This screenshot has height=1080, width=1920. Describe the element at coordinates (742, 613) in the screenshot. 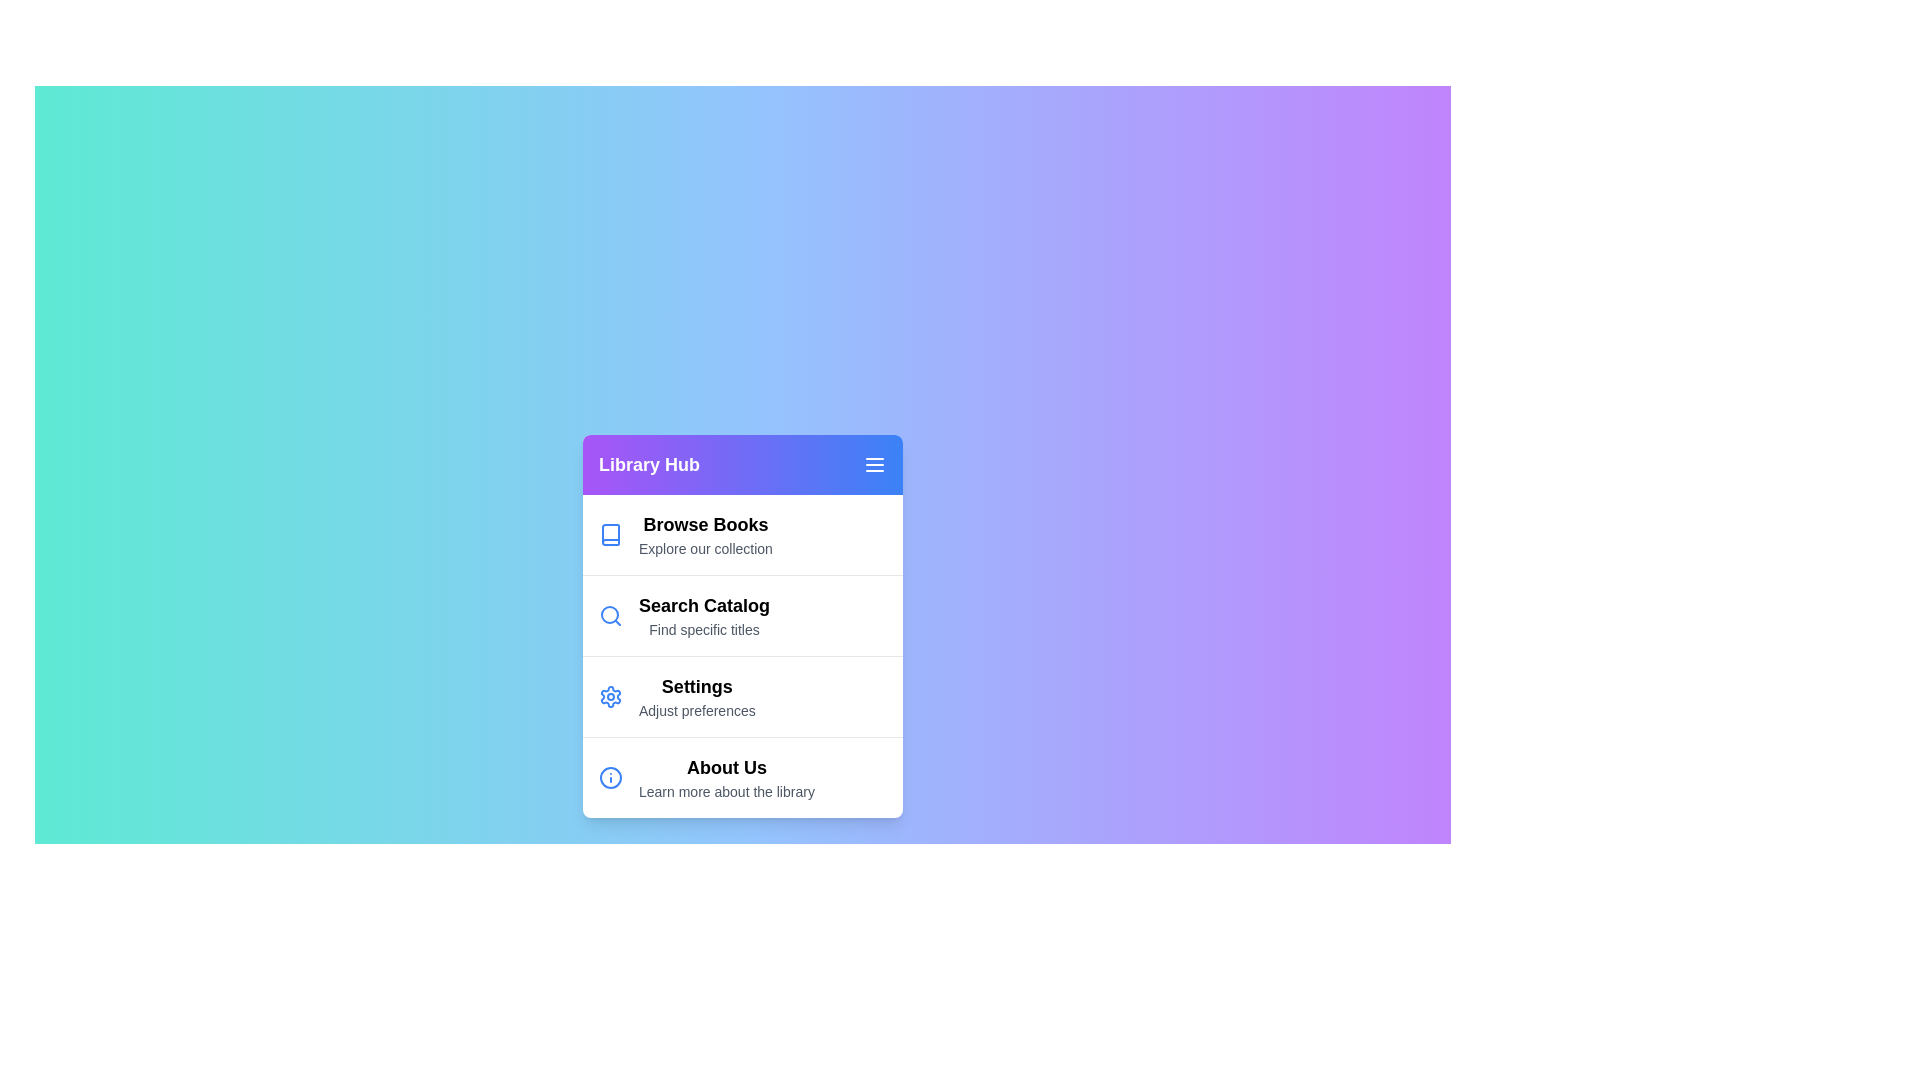

I see `the menu item Search Catalog by clicking on it` at that location.